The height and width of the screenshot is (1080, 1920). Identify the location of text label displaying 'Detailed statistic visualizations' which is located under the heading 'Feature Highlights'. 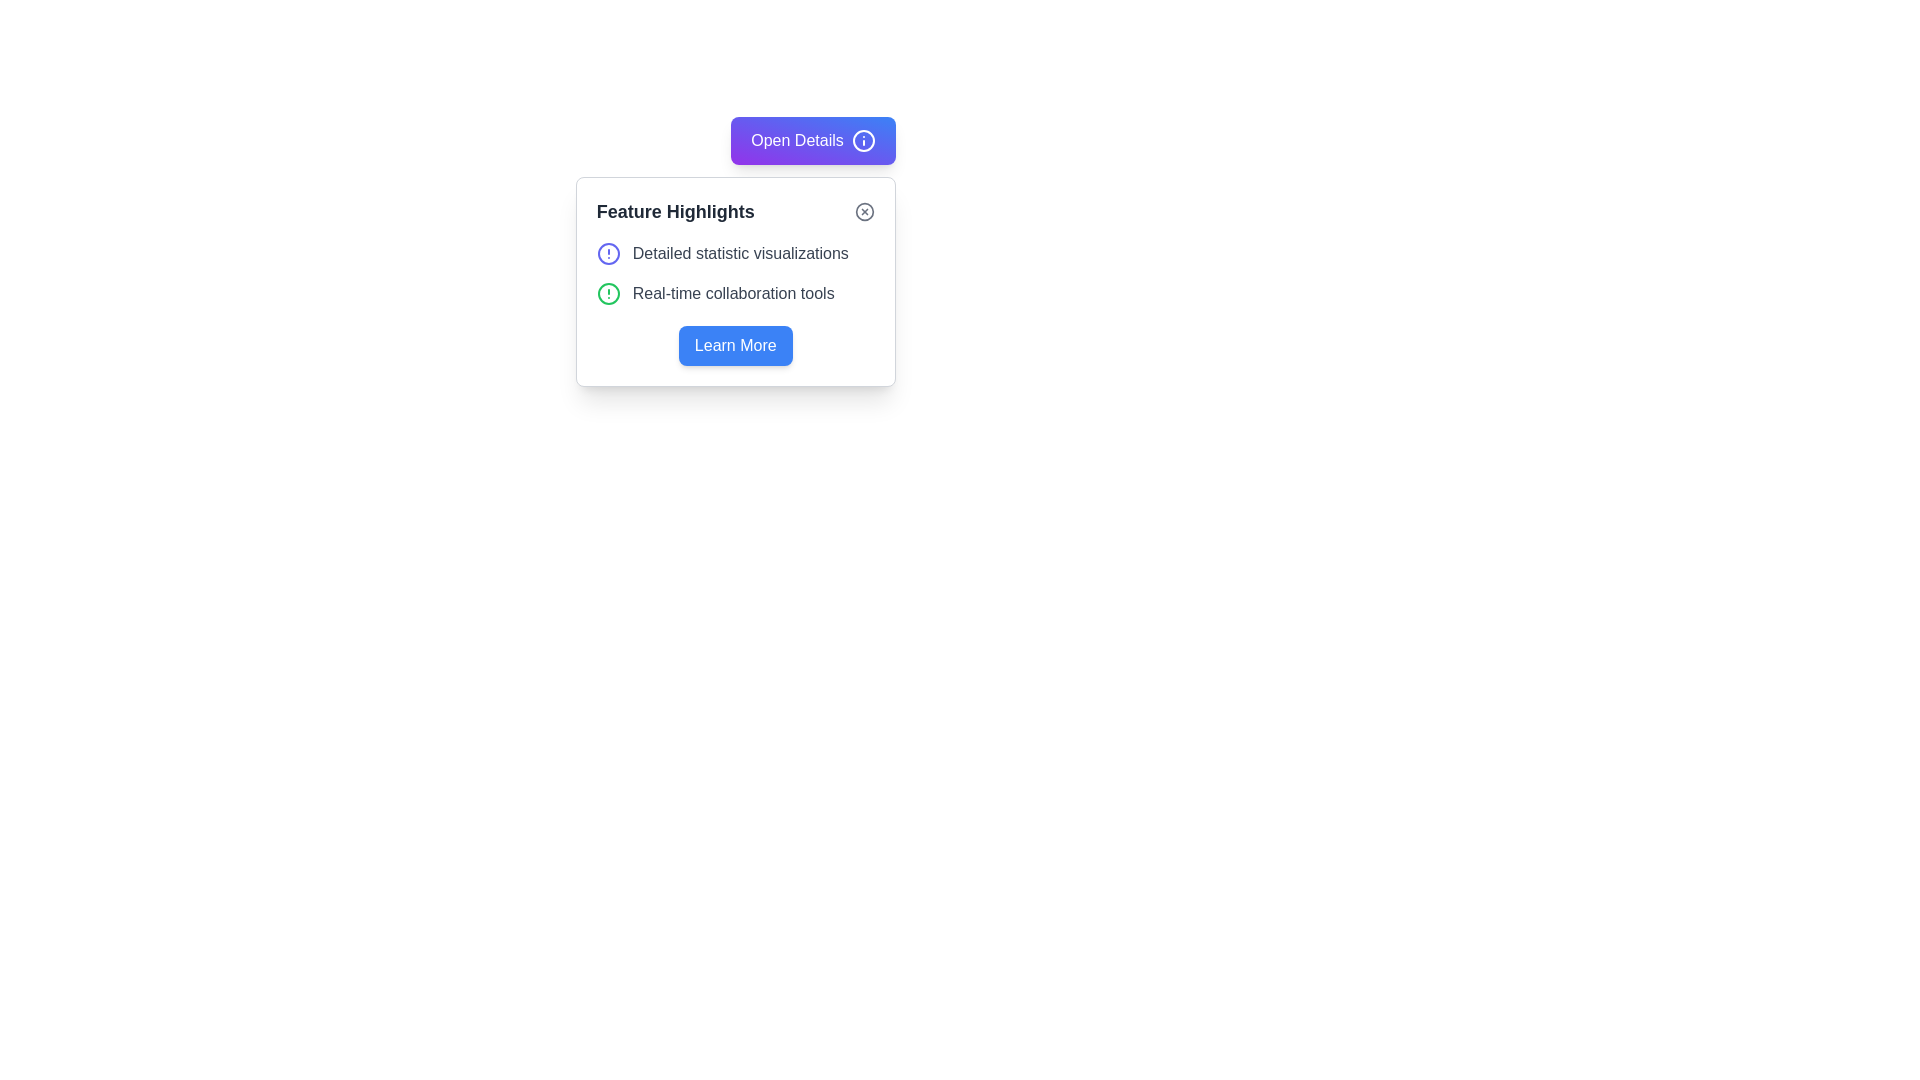
(739, 253).